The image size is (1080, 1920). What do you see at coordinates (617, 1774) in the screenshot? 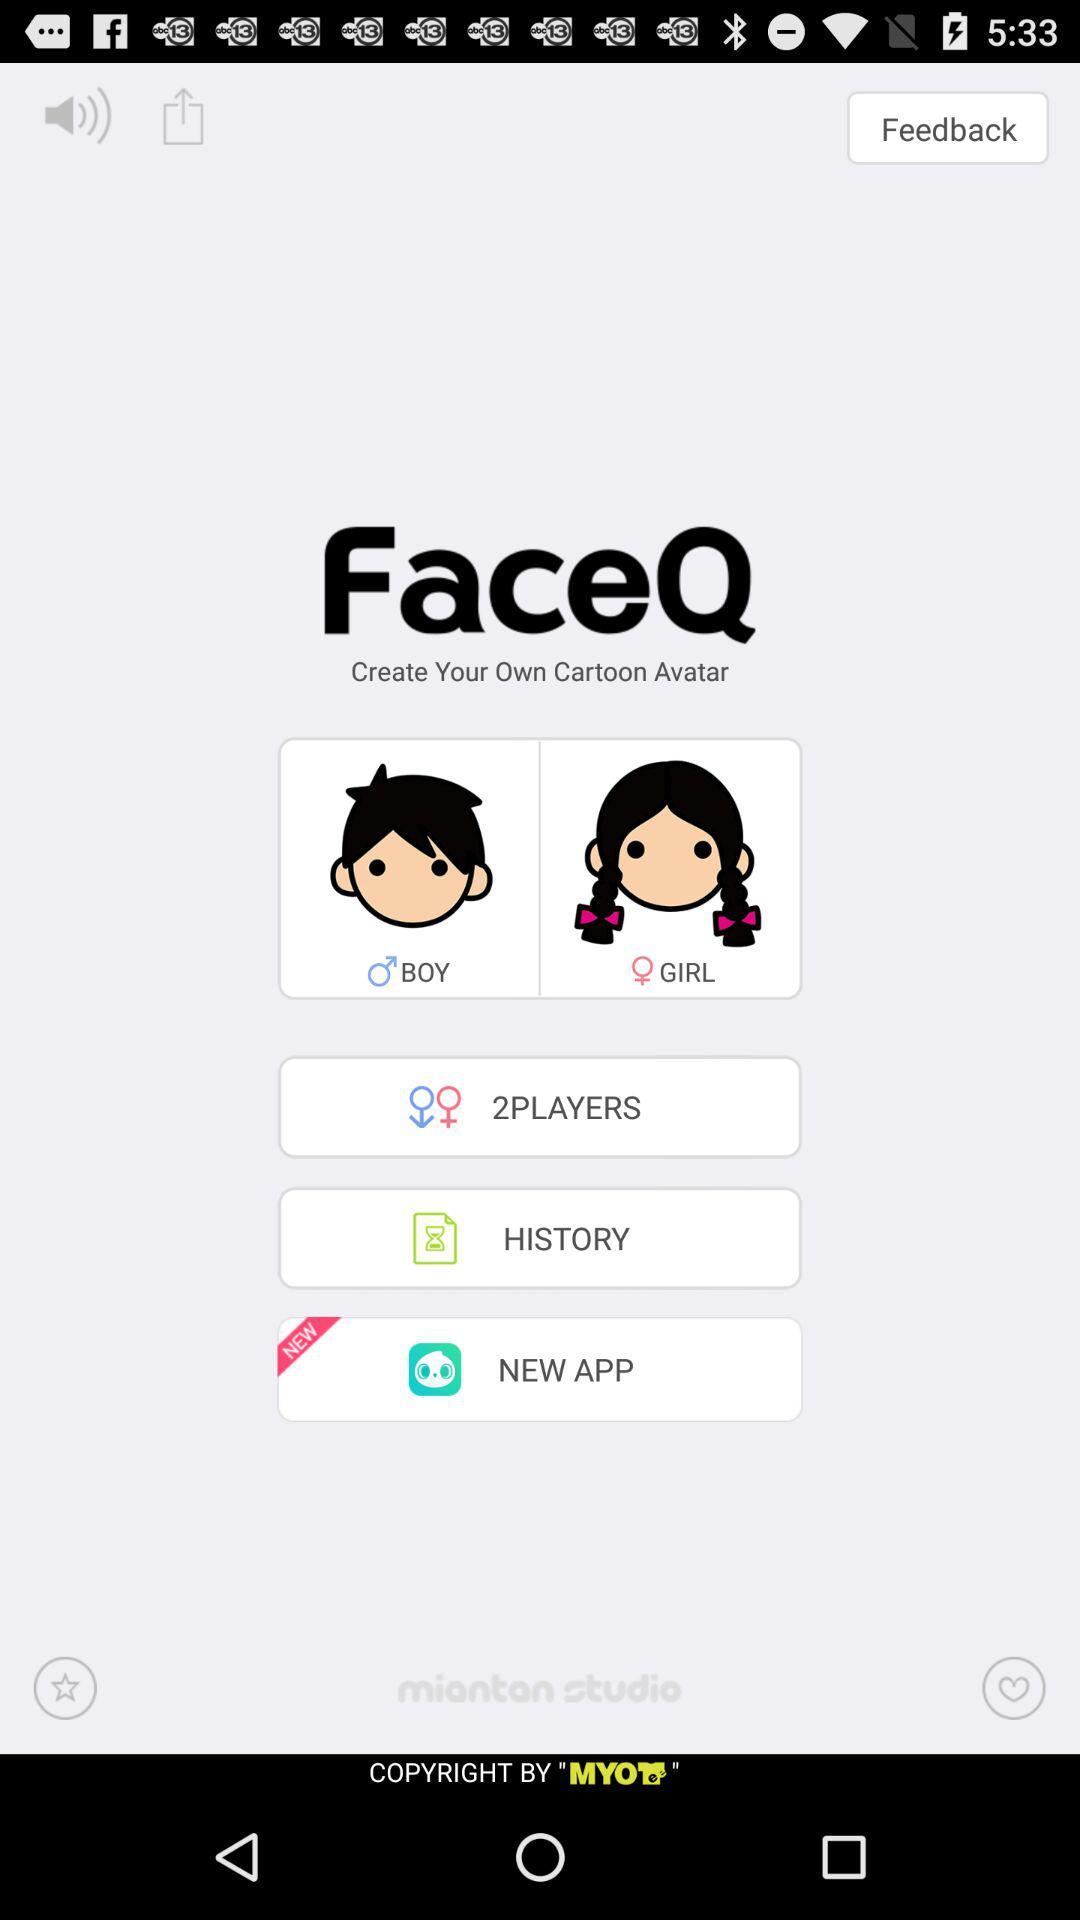
I see `the logo which is just beside the text copyright by` at bounding box center [617, 1774].